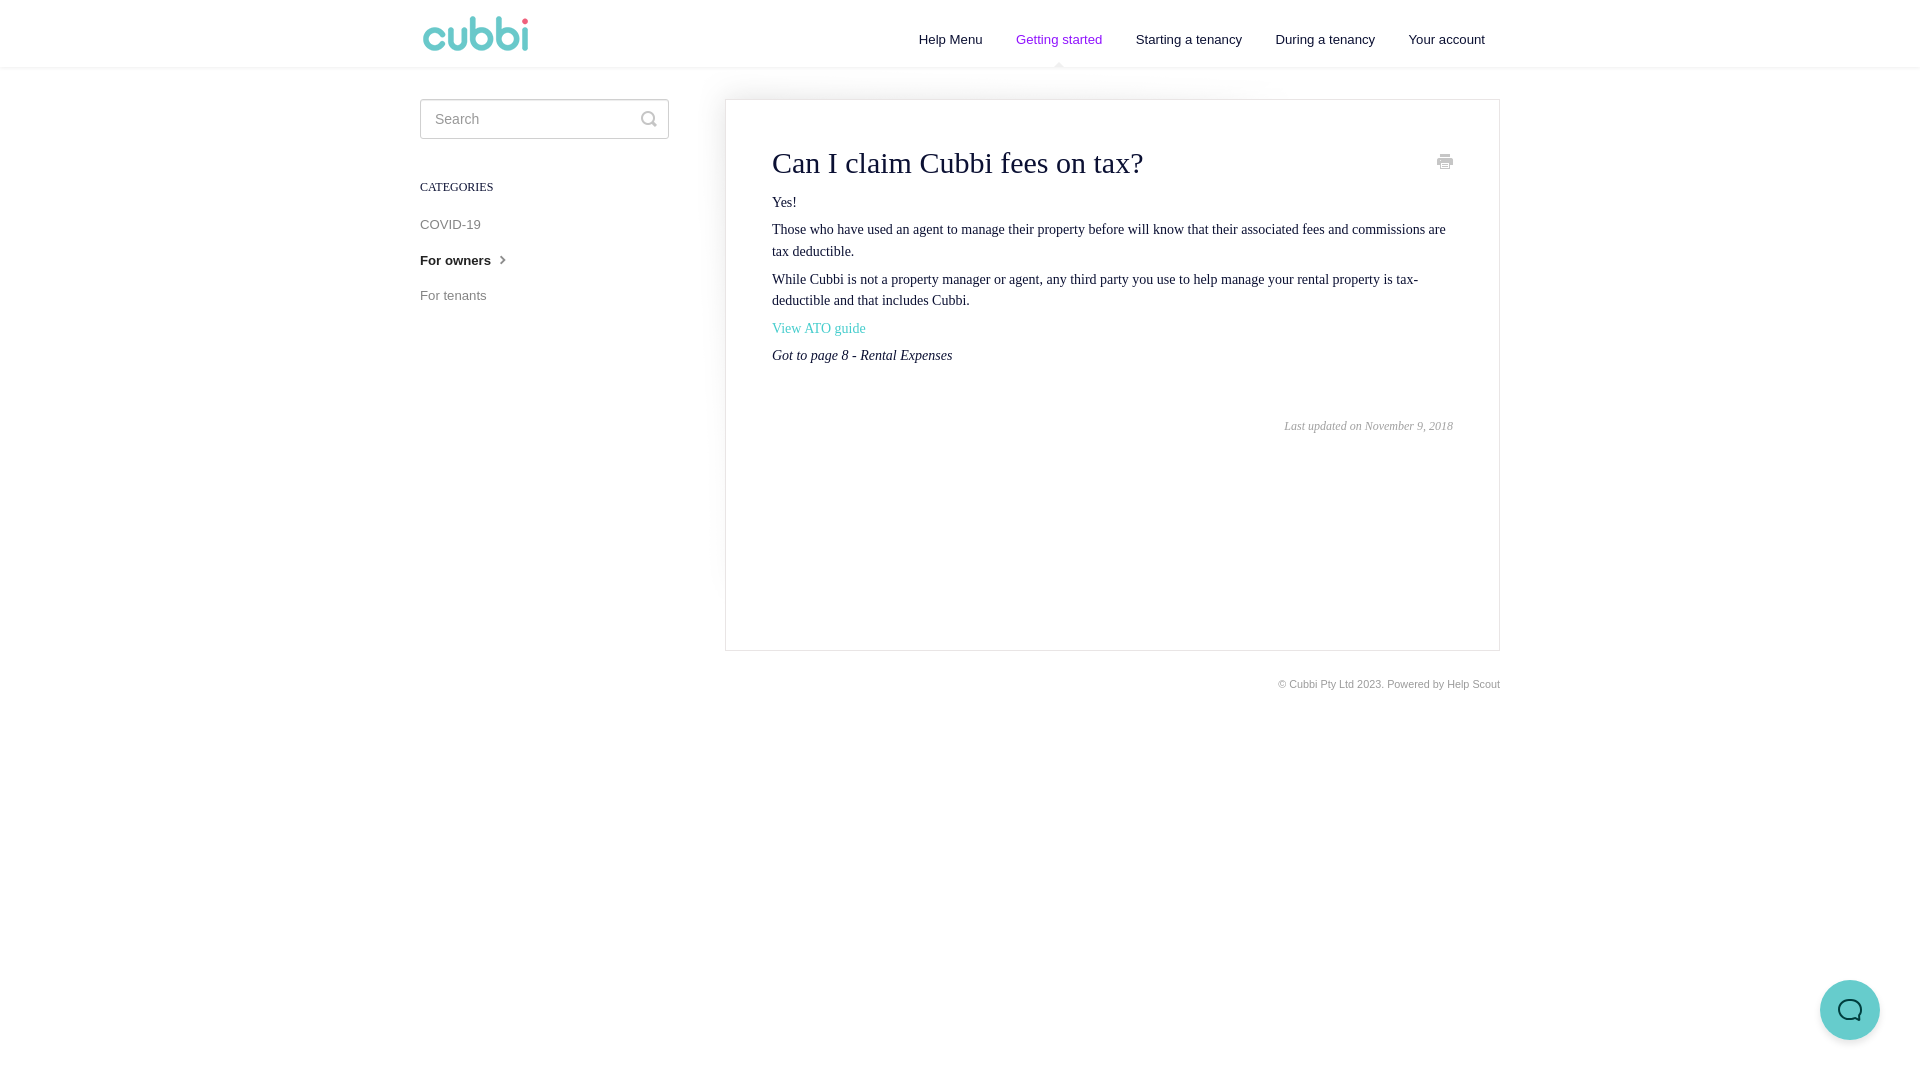 The height and width of the screenshot is (1080, 1920). Describe the element at coordinates (641, 119) in the screenshot. I see `'Toggle Search'` at that location.